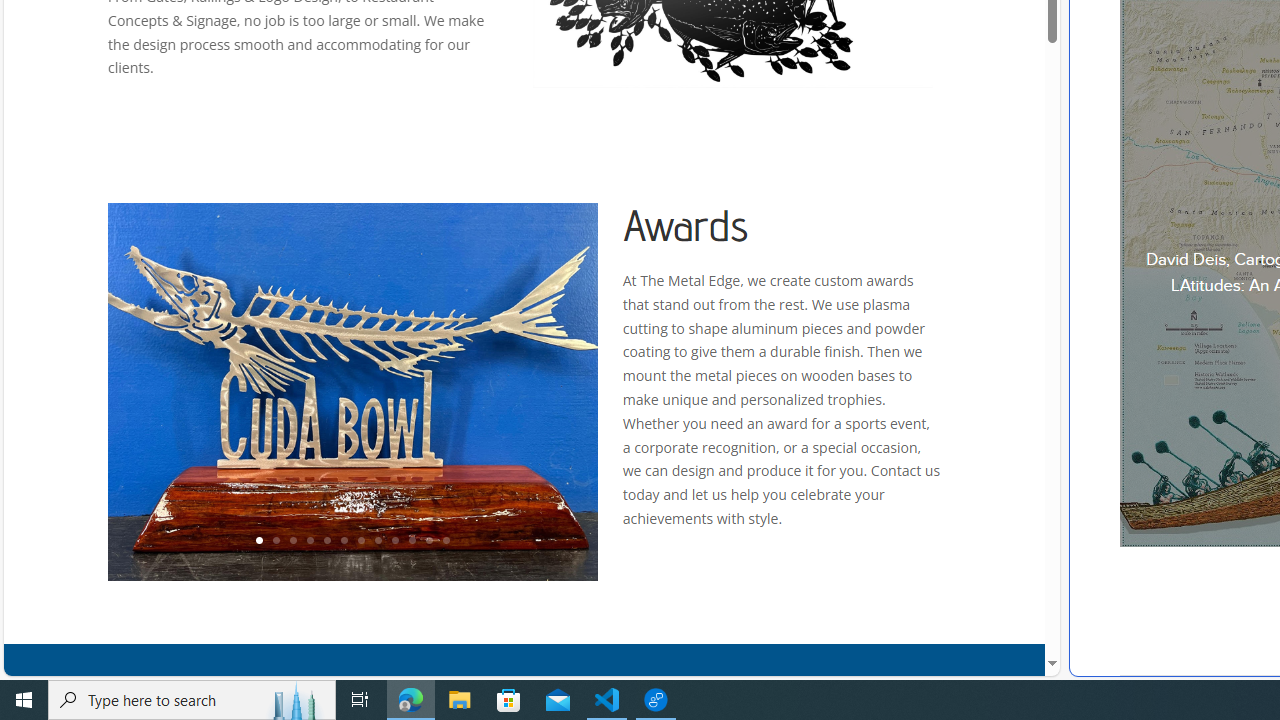  I want to click on '2', so click(274, 541).